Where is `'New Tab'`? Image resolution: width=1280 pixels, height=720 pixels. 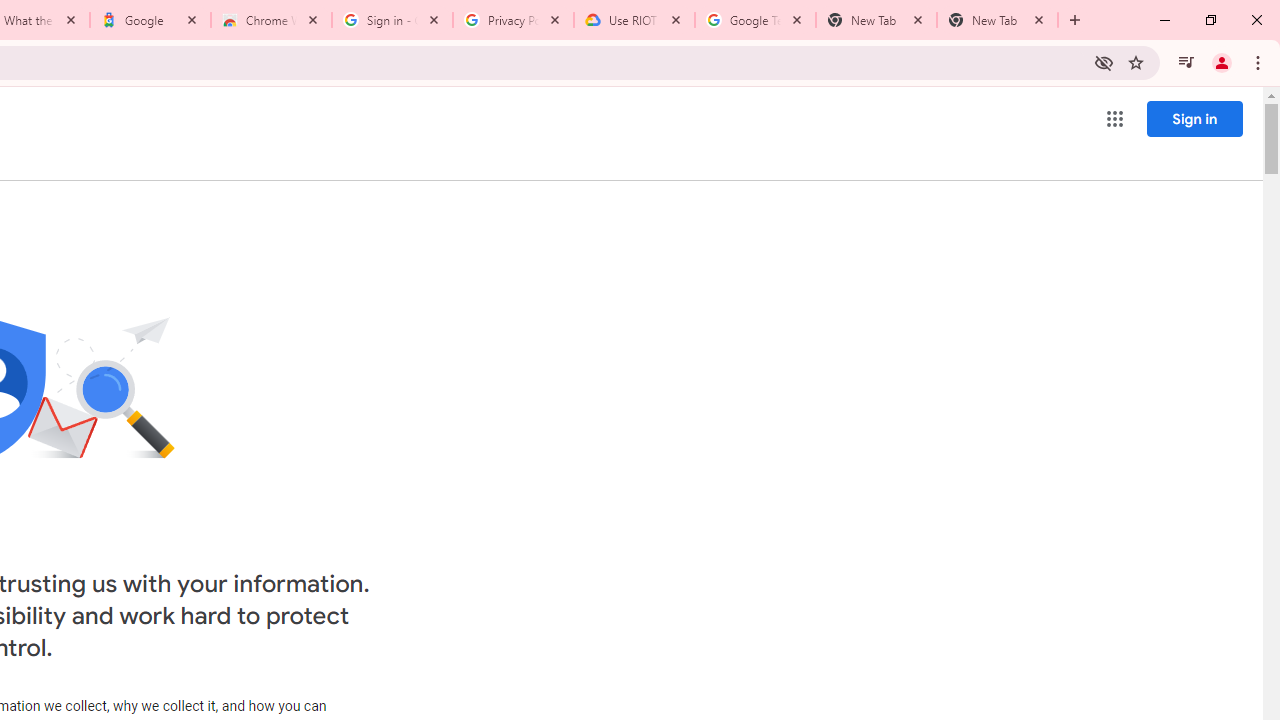 'New Tab' is located at coordinates (997, 20).